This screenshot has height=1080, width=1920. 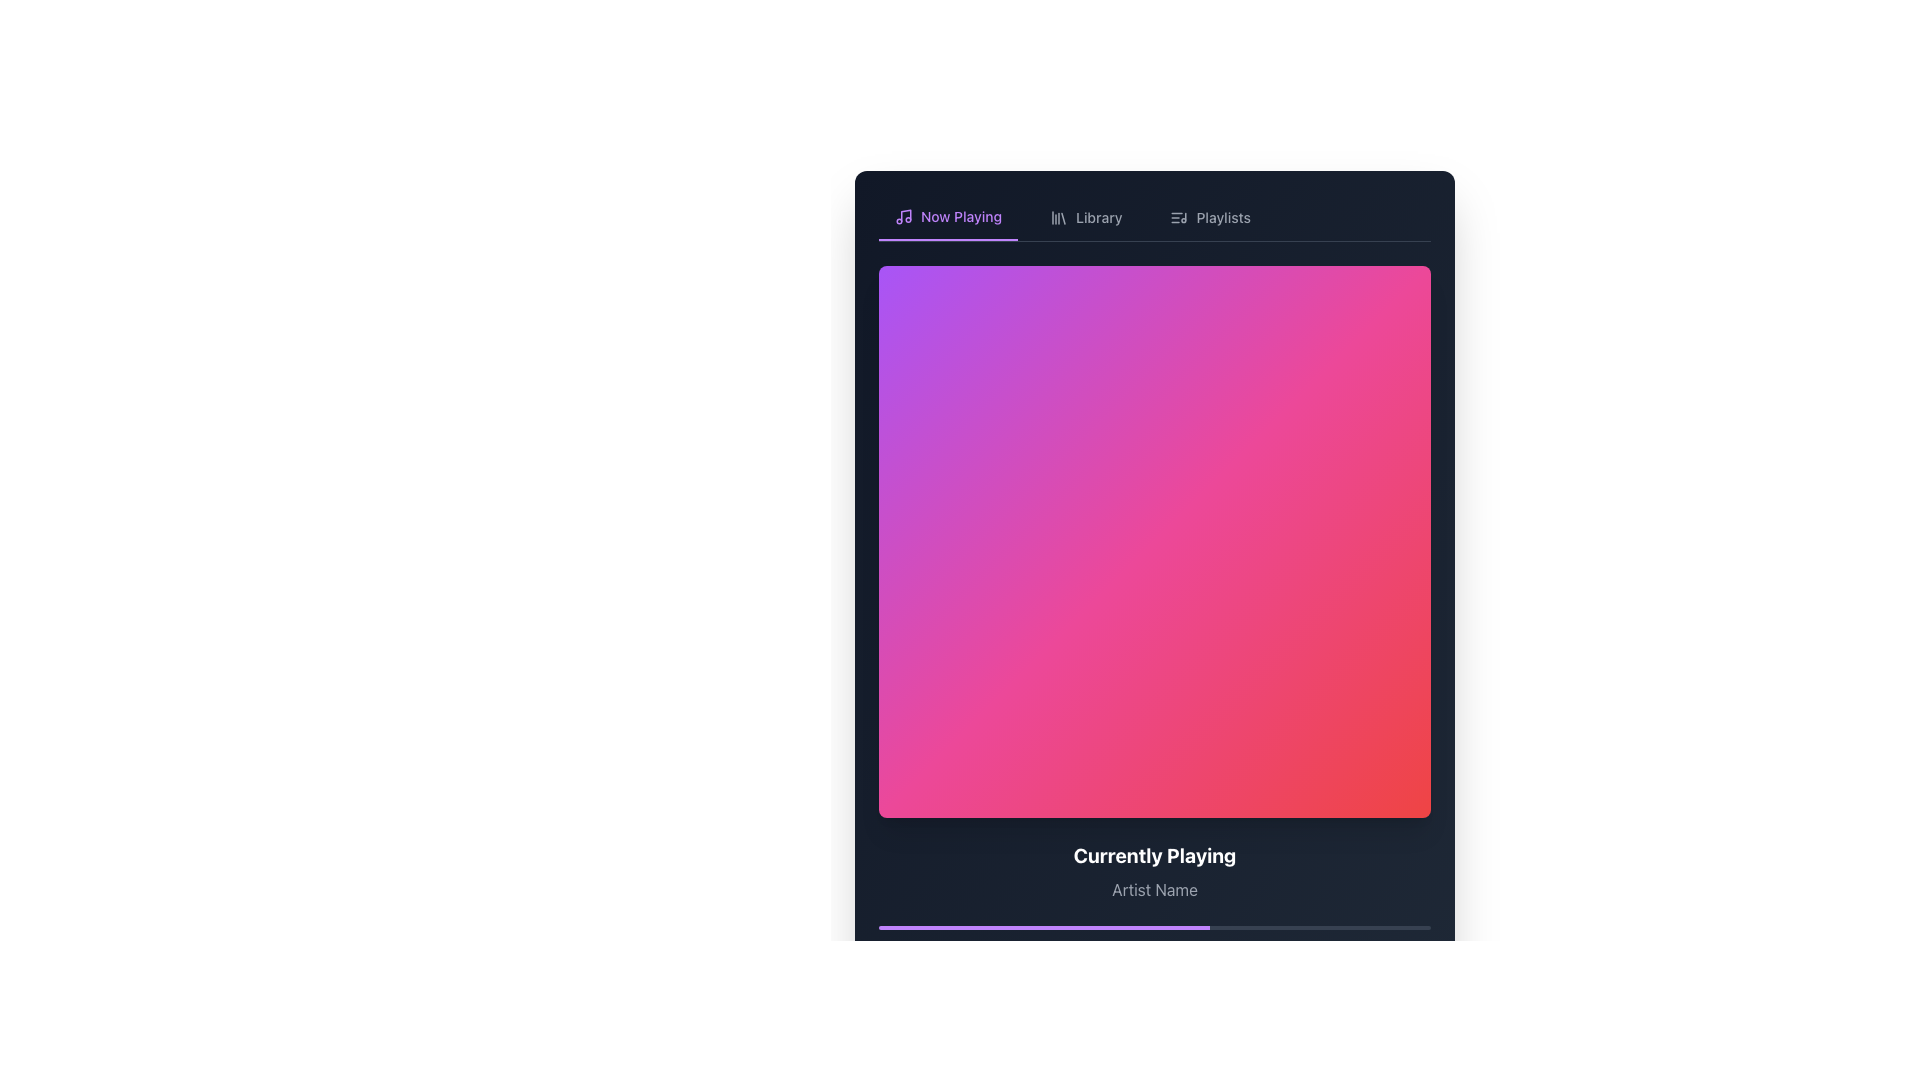 I want to click on the vertical segment of the musical note icon located to the left of the 'Now Playing' tab in the top navigation bar, so click(x=905, y=215).